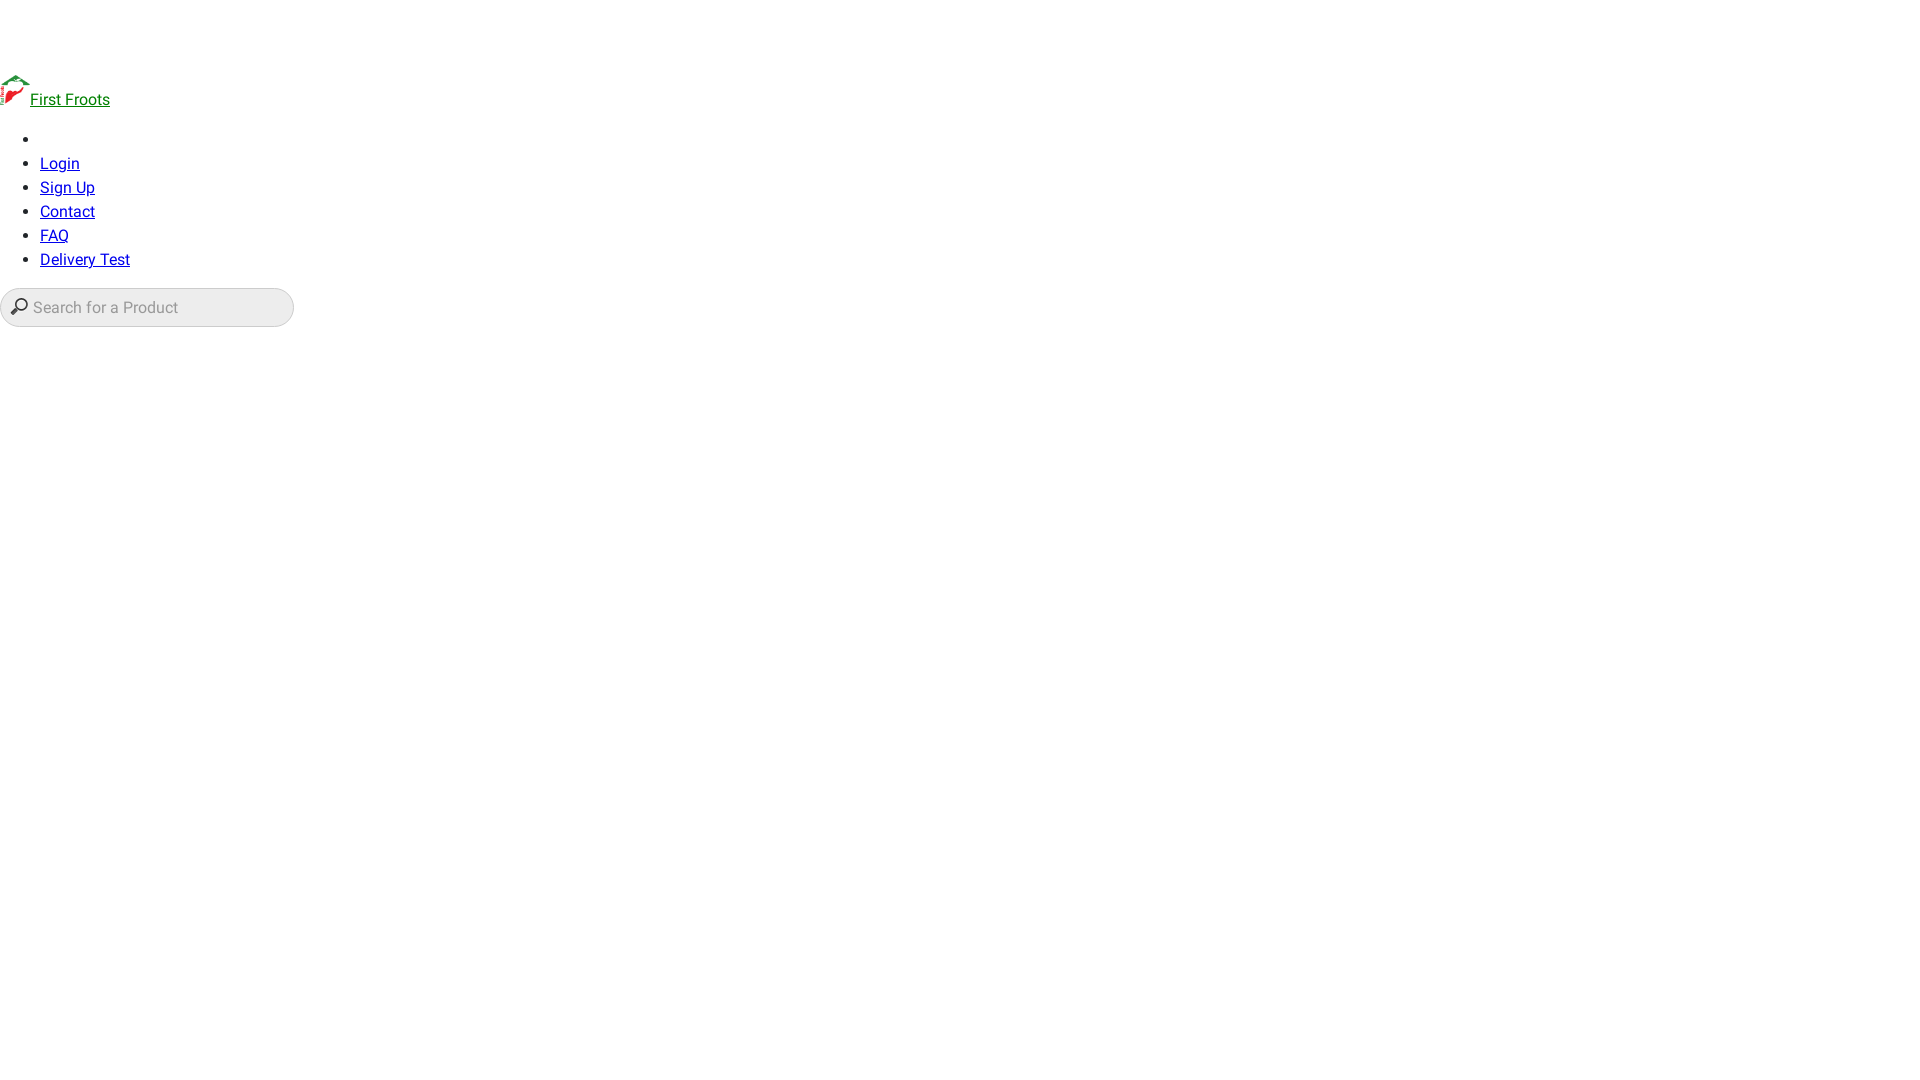 Image resolution: width=1920 pixels, height=1080 pixels. What do you see at coordinates (0, 99) in the screenshot?
I see `'First Froots'` at bounding box center [0, 99].